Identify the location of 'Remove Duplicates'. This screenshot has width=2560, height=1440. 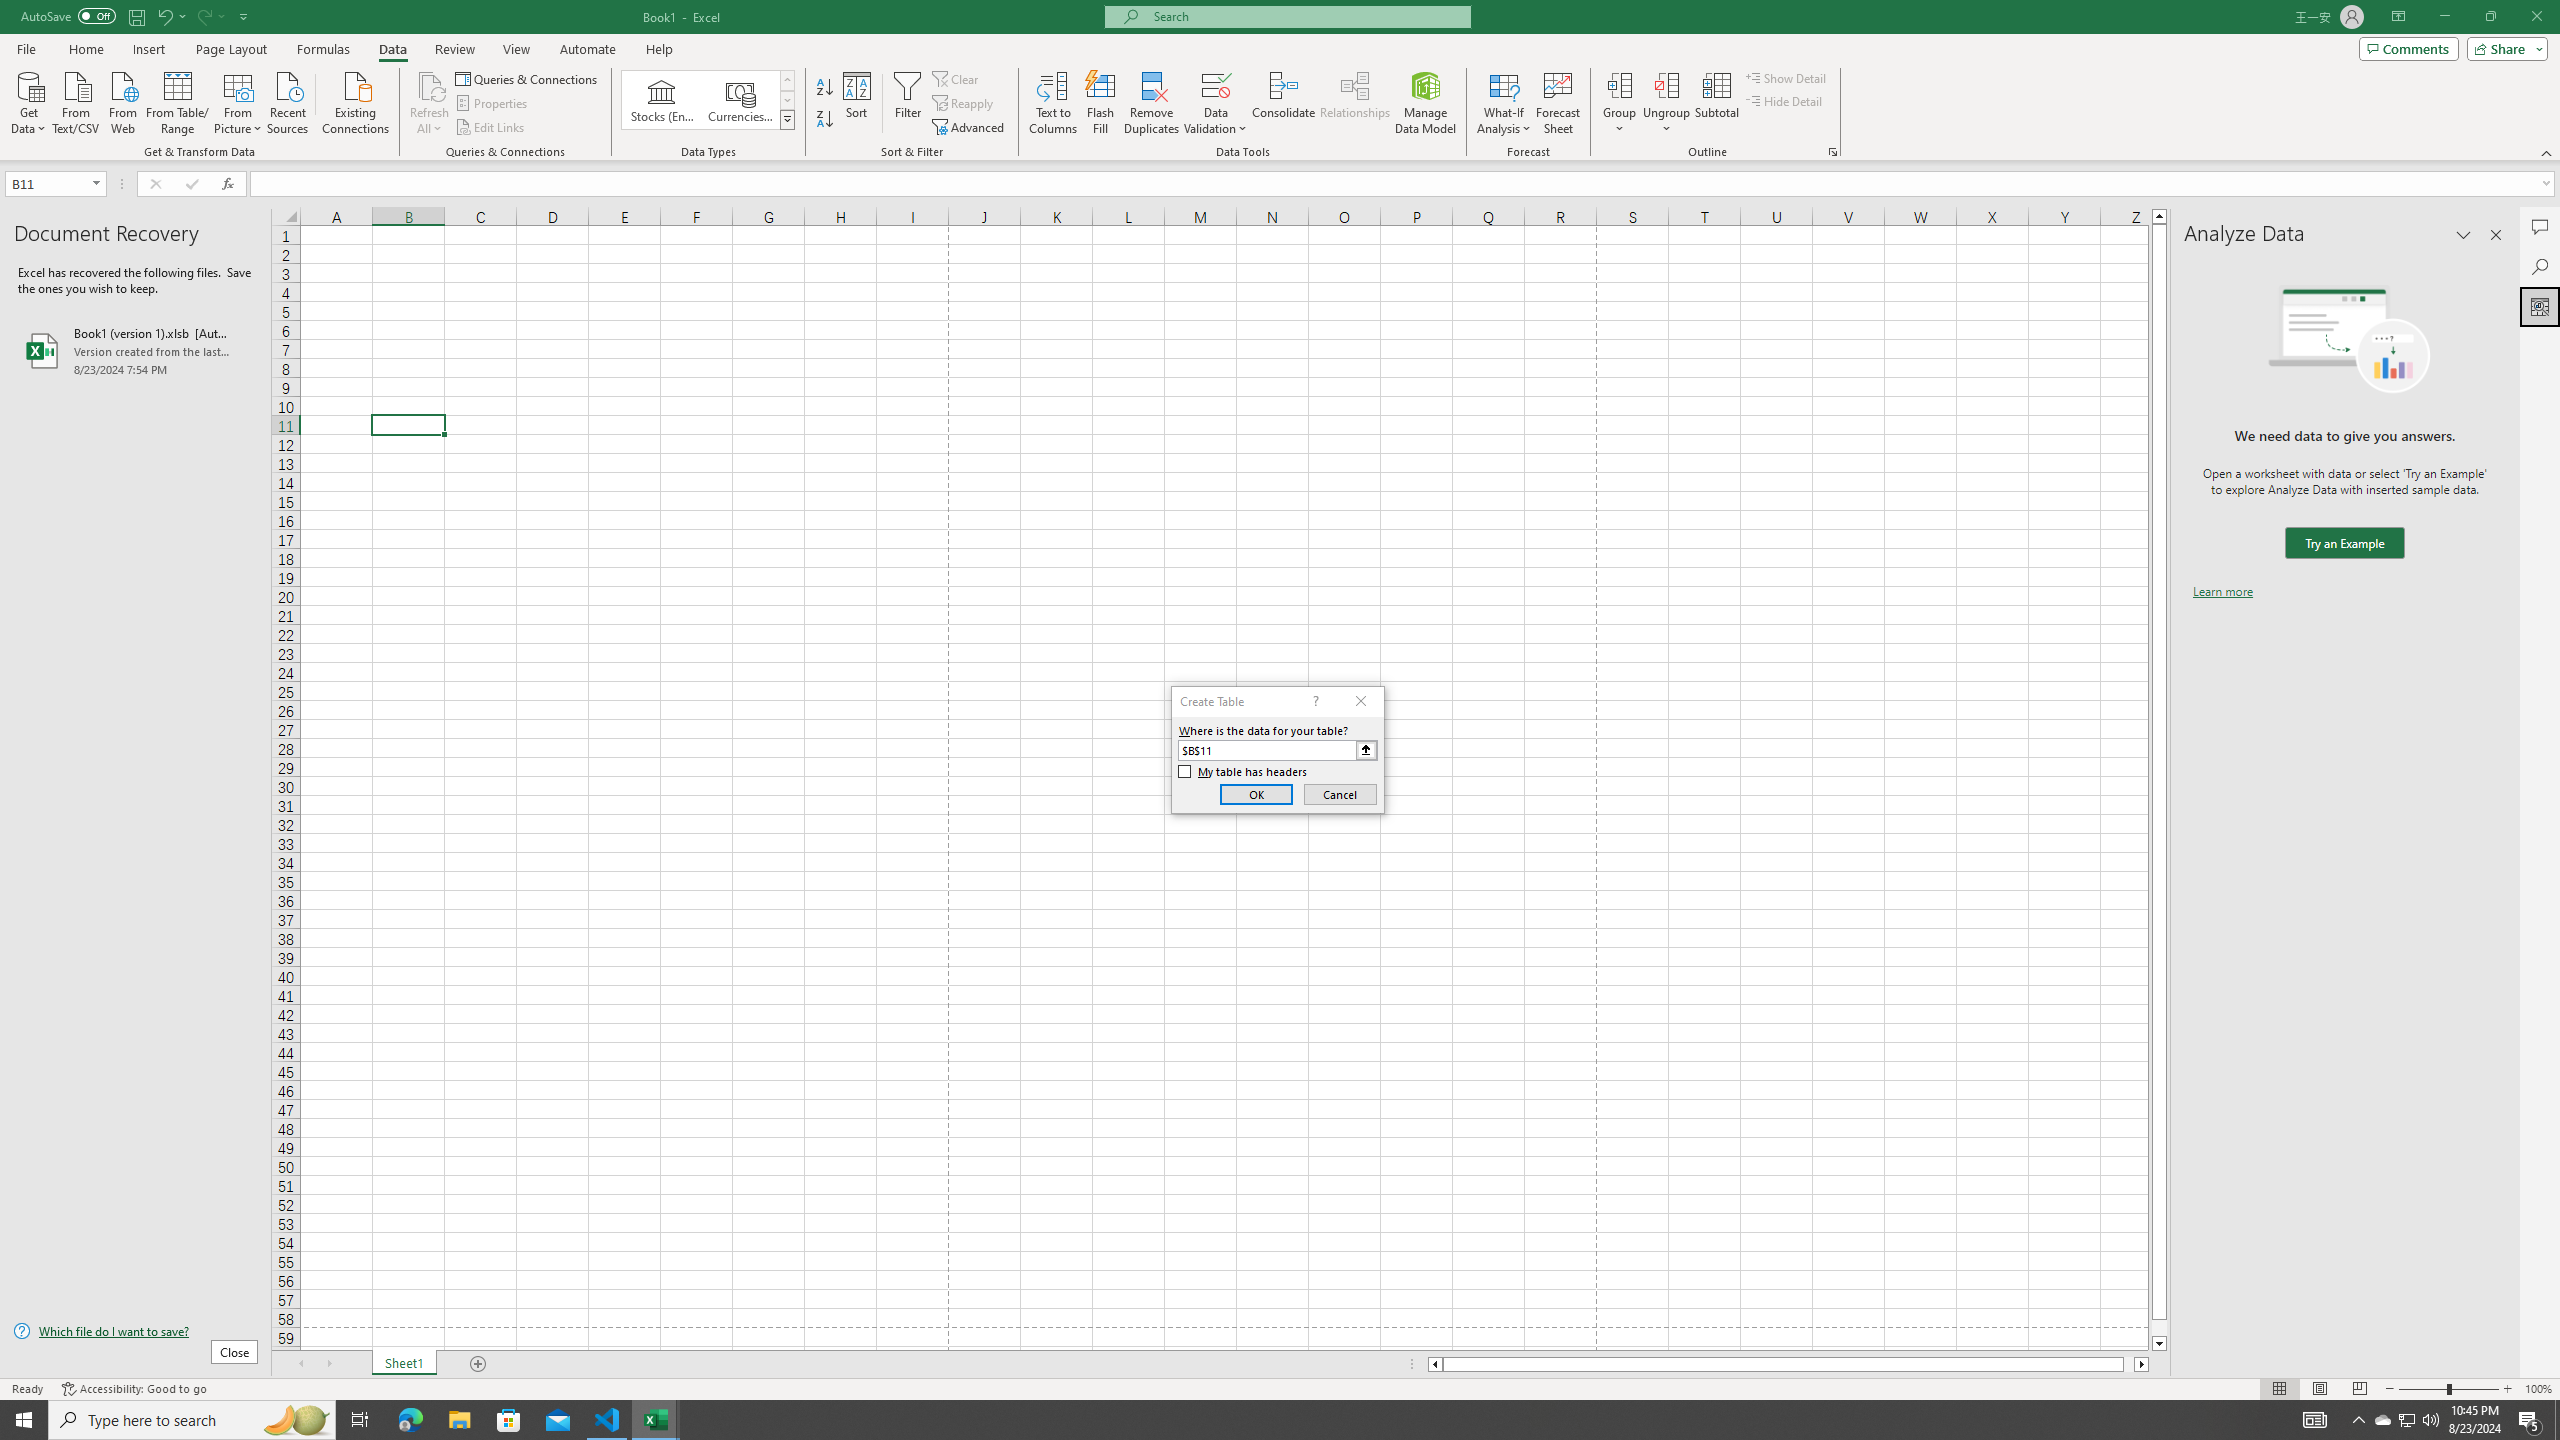
(1151, 103).